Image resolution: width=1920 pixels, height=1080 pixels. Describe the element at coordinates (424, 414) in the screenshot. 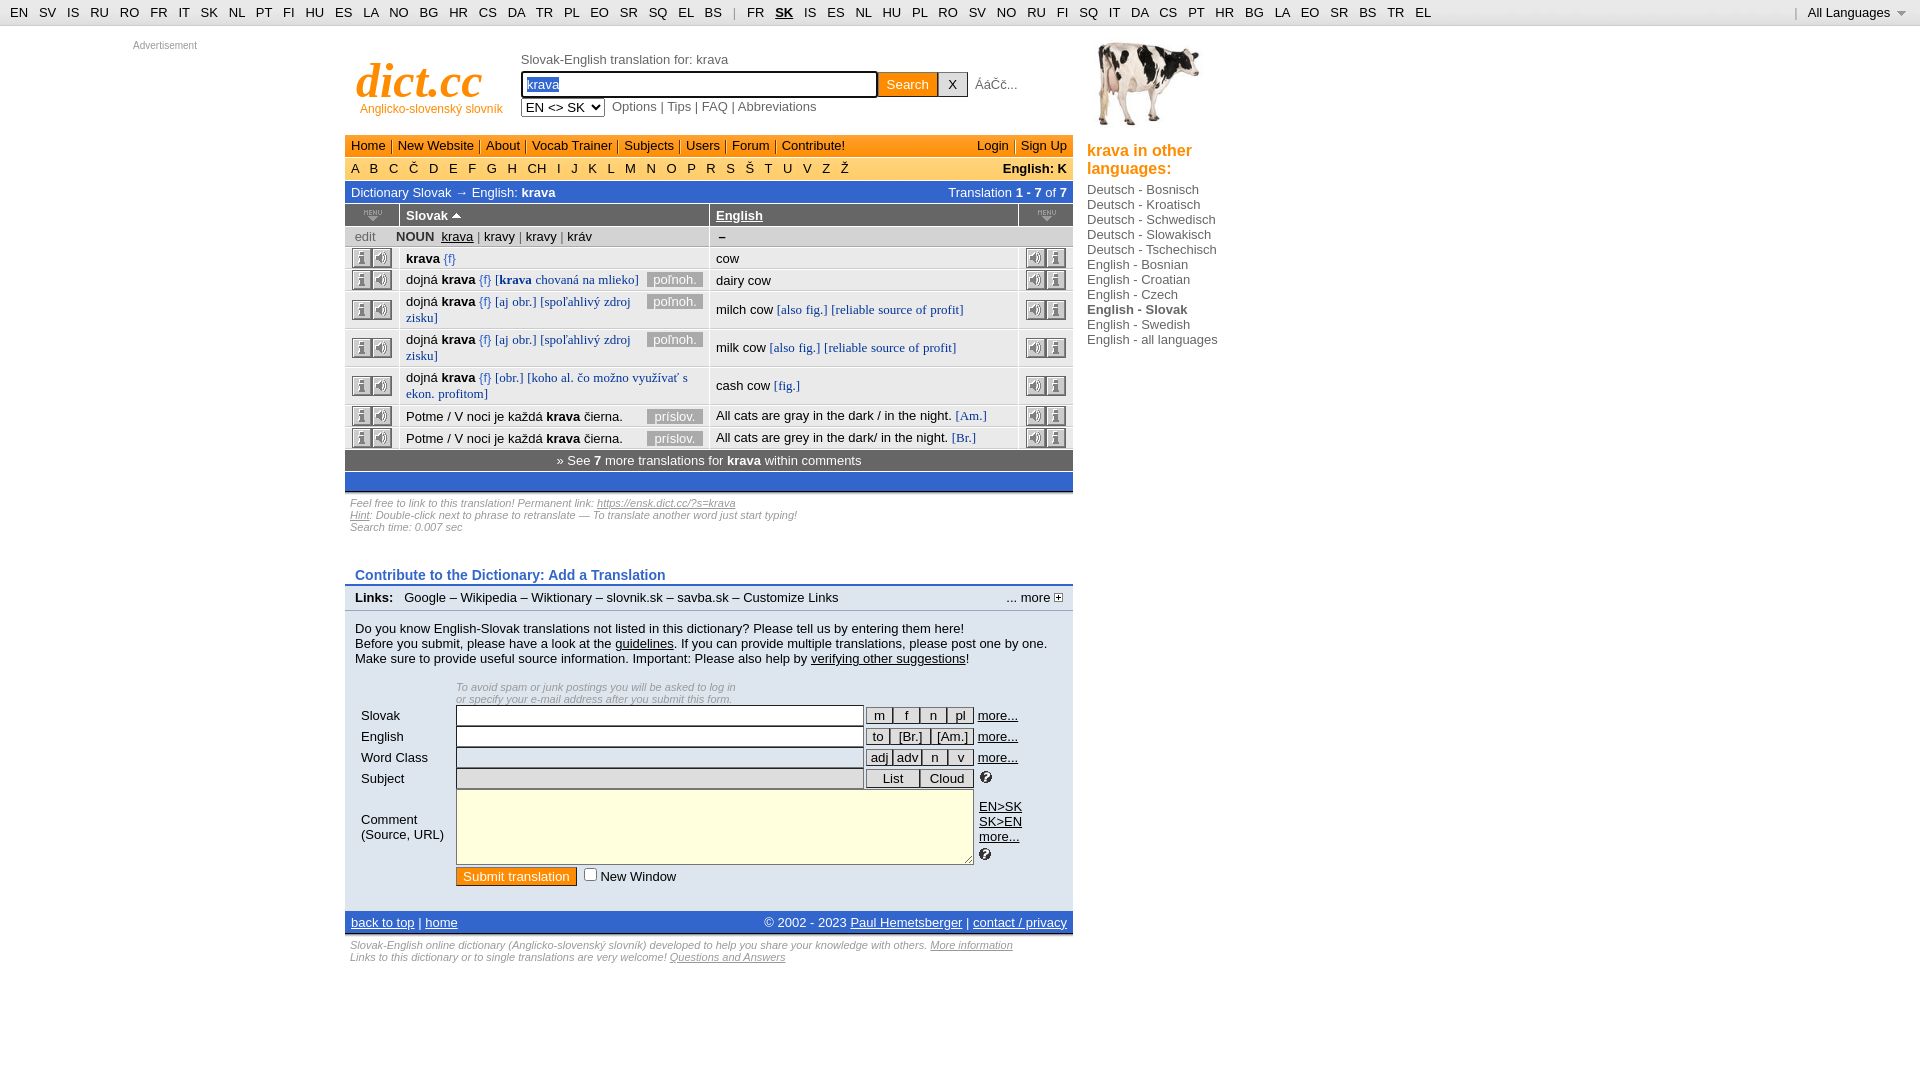

I see `'Potme'` at that location.